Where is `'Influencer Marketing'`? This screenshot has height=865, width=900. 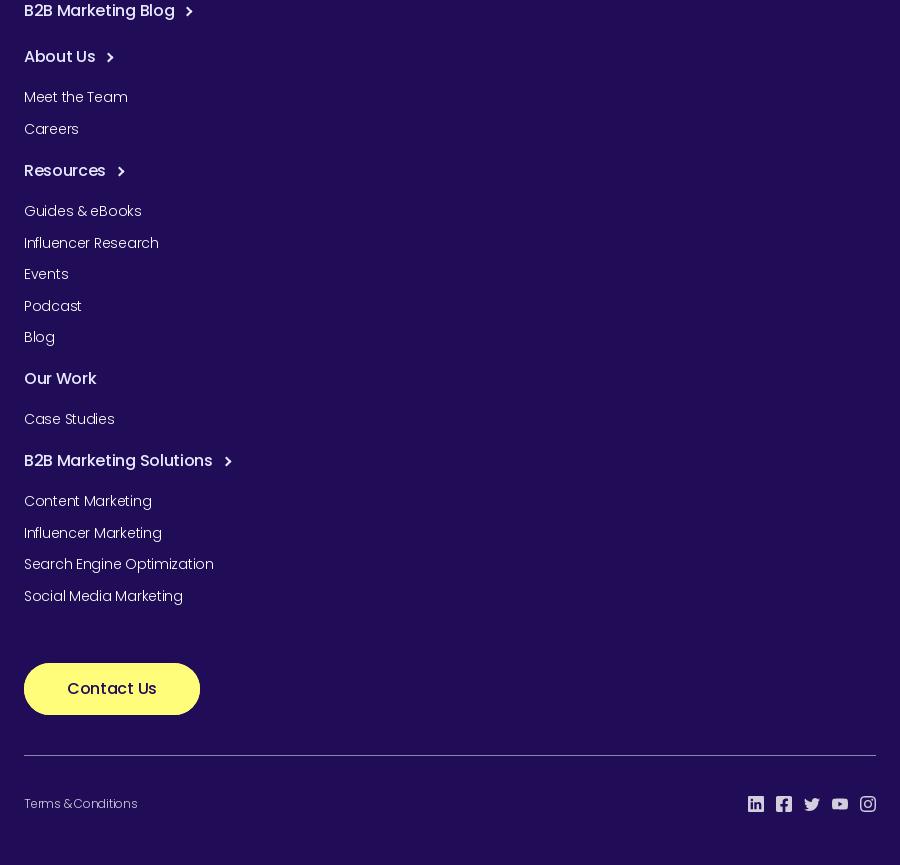 'Influencer Marketing' is located at coordinates (91, 530).